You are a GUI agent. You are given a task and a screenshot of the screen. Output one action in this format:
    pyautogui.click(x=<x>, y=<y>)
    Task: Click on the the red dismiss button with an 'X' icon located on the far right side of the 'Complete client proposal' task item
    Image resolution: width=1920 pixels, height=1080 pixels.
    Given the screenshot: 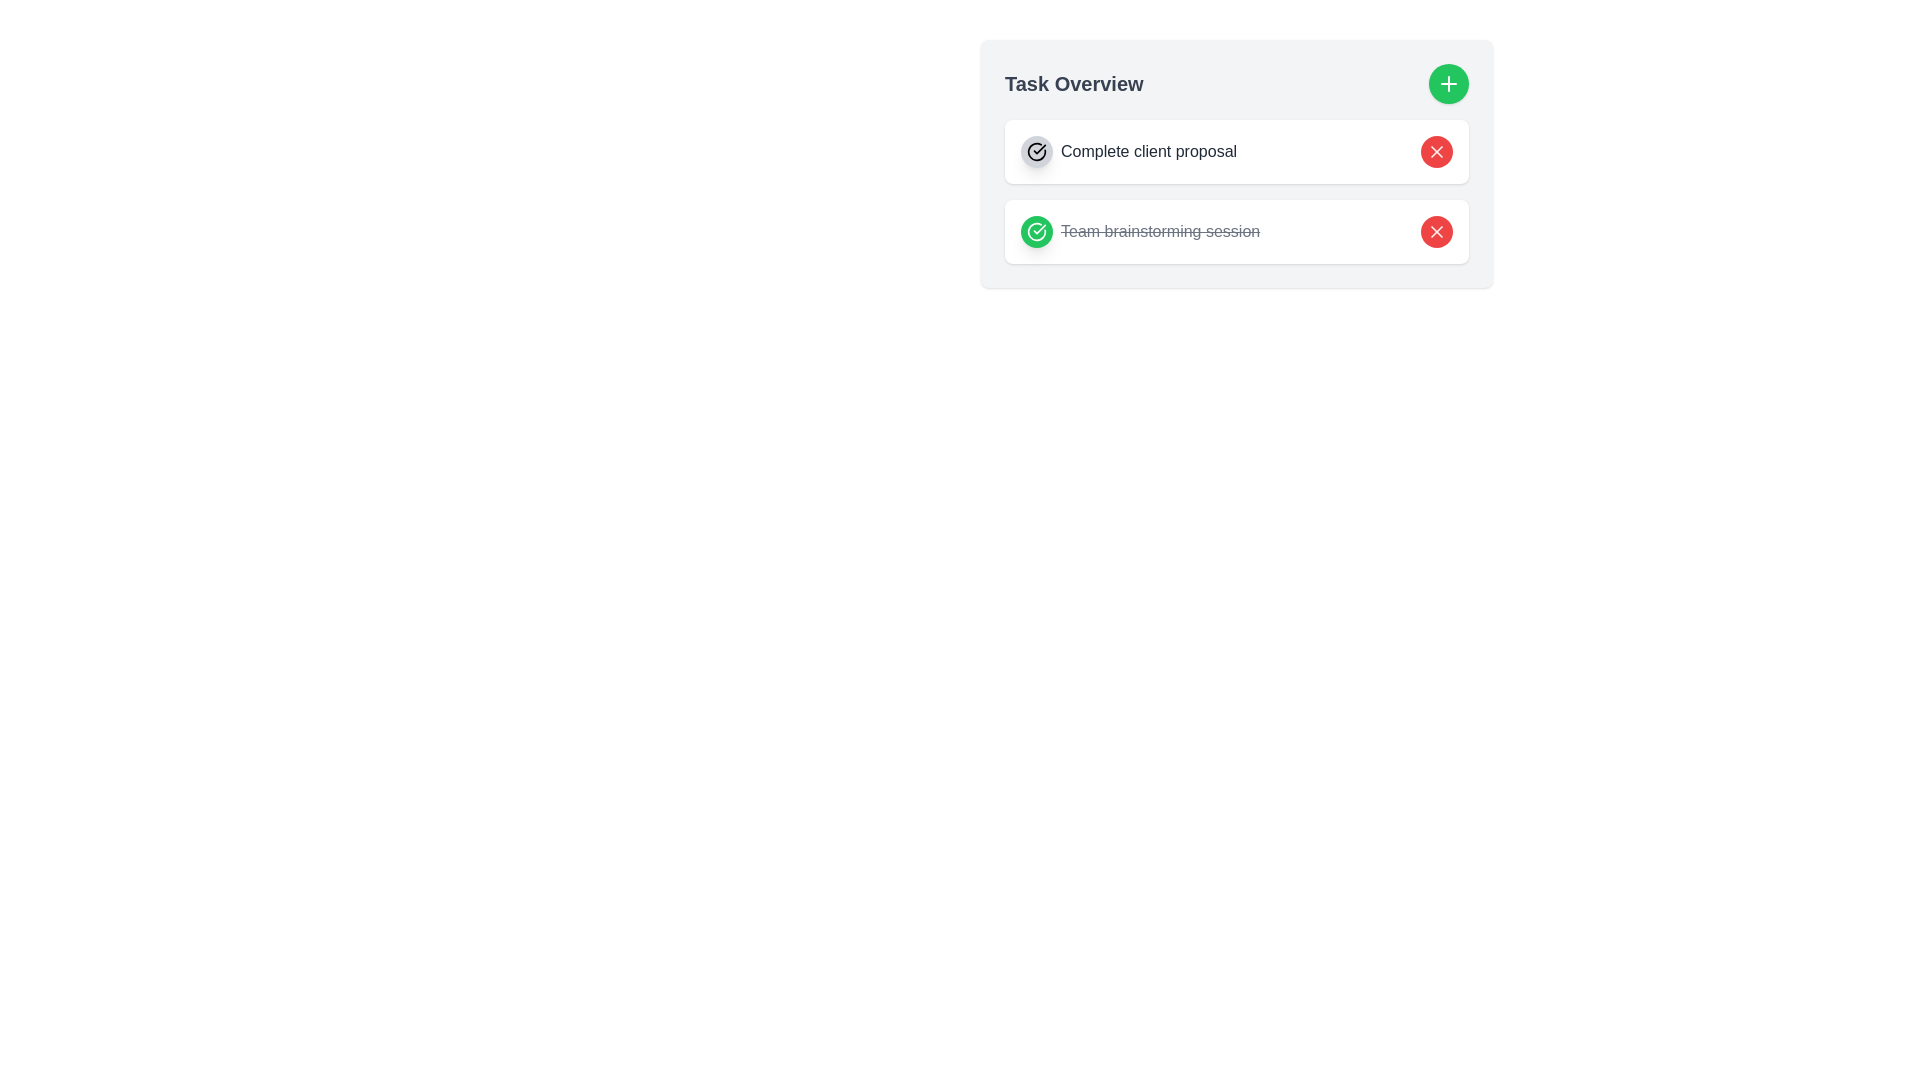 What is the action you would take?
    pyautogui.click(x=1435, y=150)
    